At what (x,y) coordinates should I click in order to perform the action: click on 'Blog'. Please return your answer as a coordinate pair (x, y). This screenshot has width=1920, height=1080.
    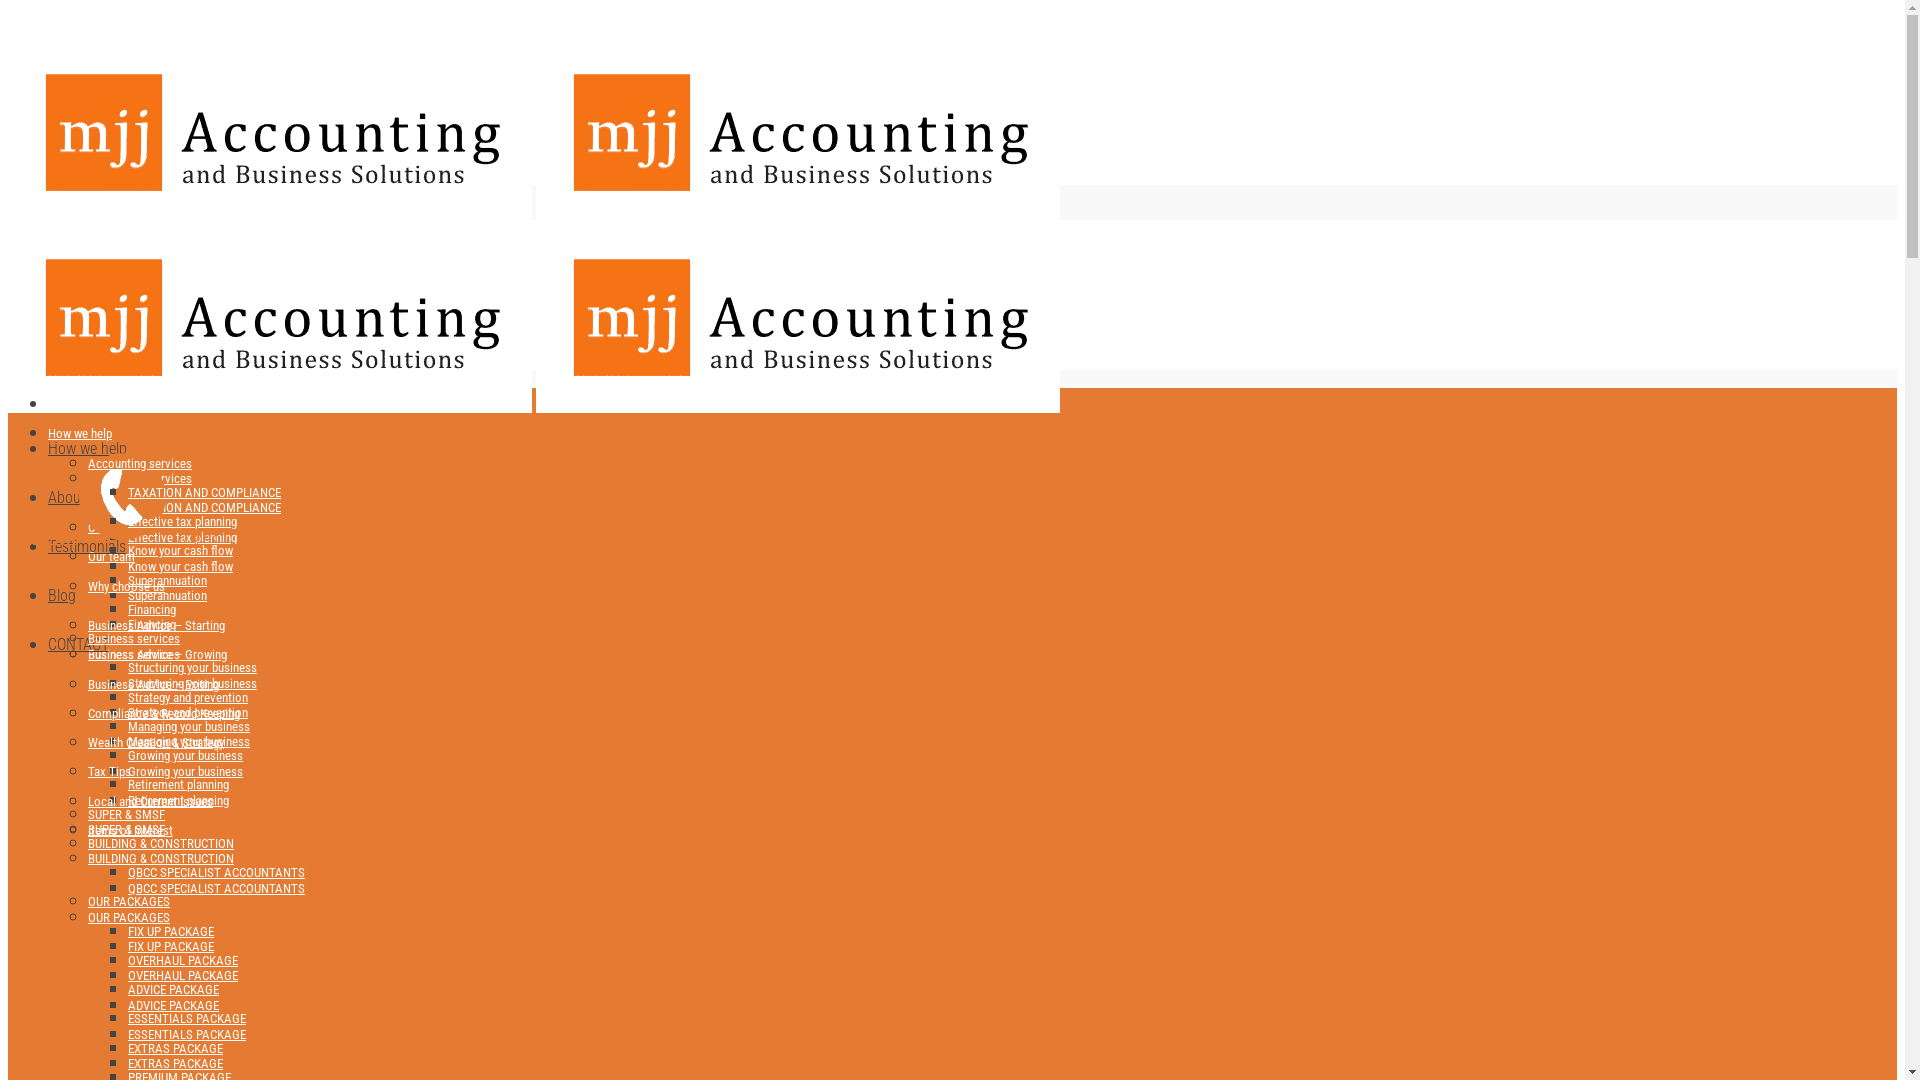
    Looking at the image, I should click on (62, 594).